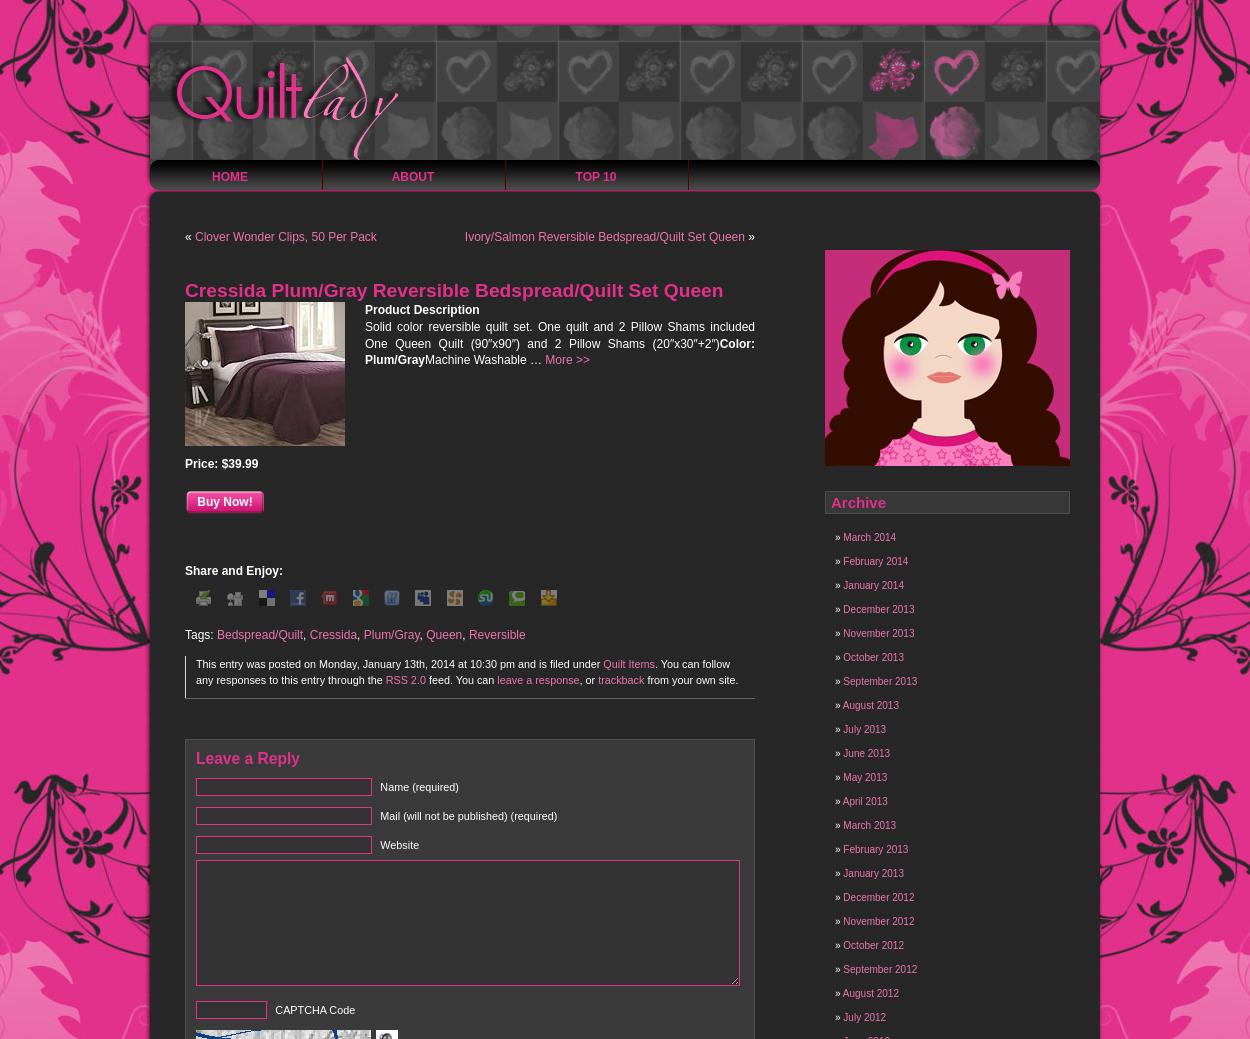 The image size is (1250, 1039). Describe the element at coordinates (878, 921) in the screenshot. I see `'November 2012'` at that location.